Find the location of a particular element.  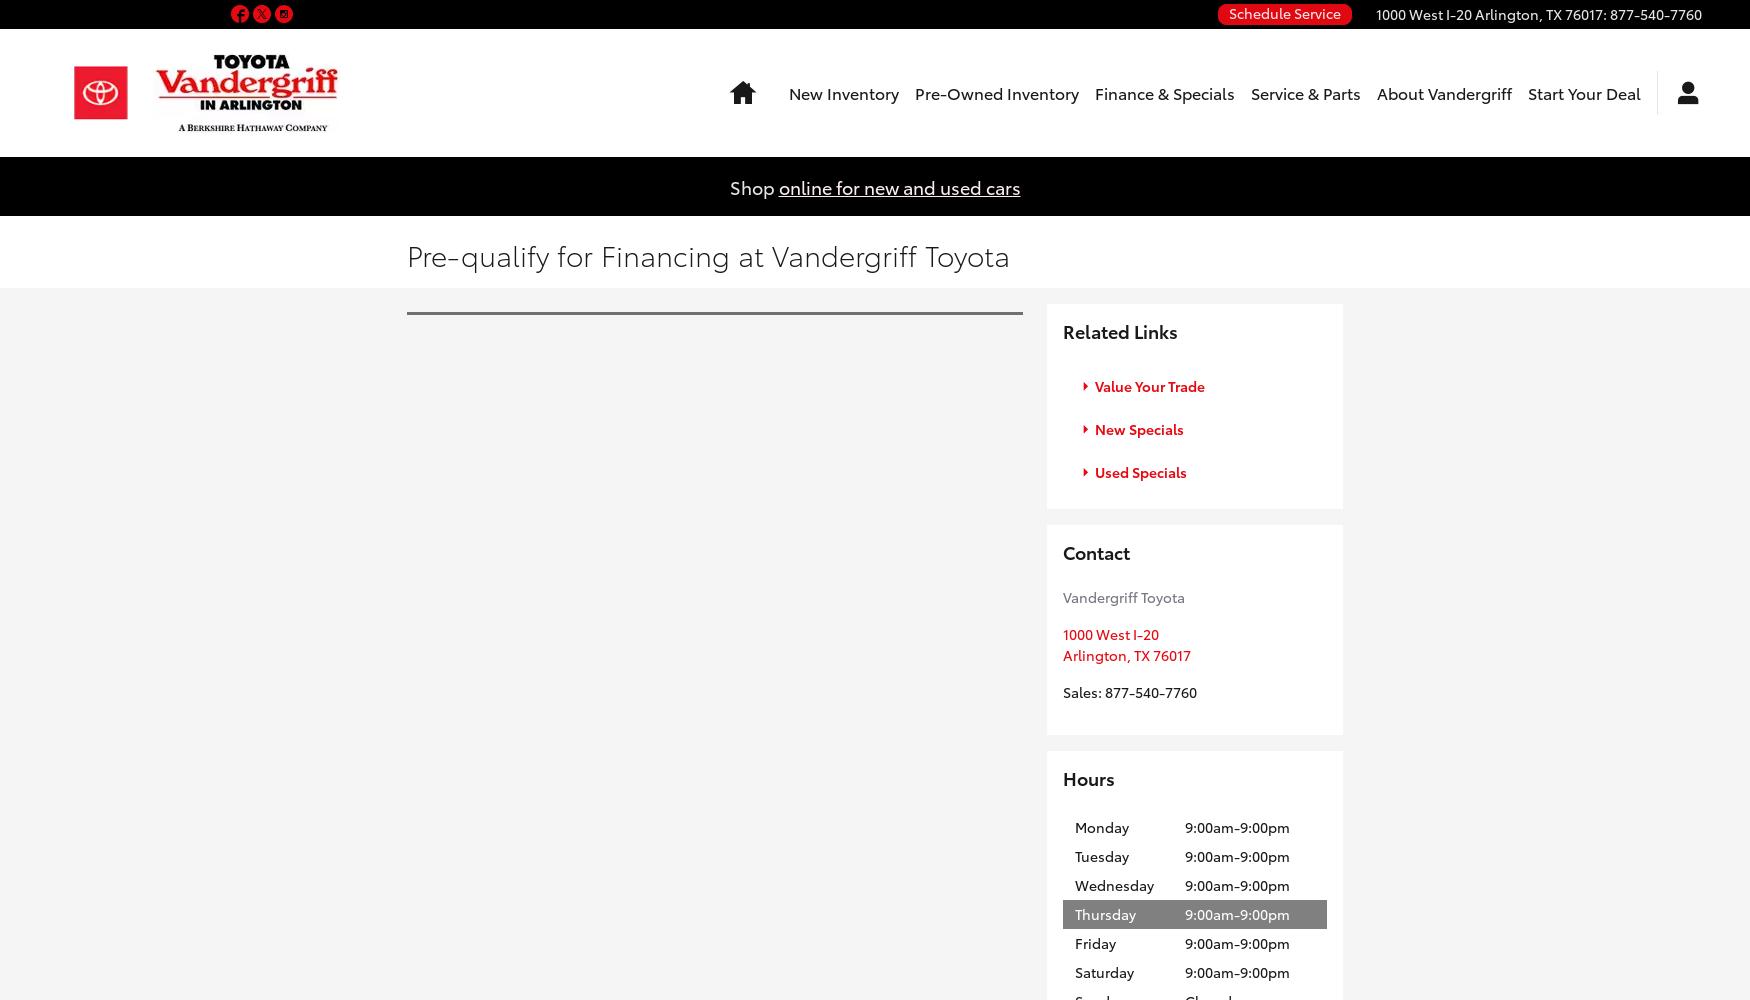

'Saturday' is located at coordinates (1104, 970).